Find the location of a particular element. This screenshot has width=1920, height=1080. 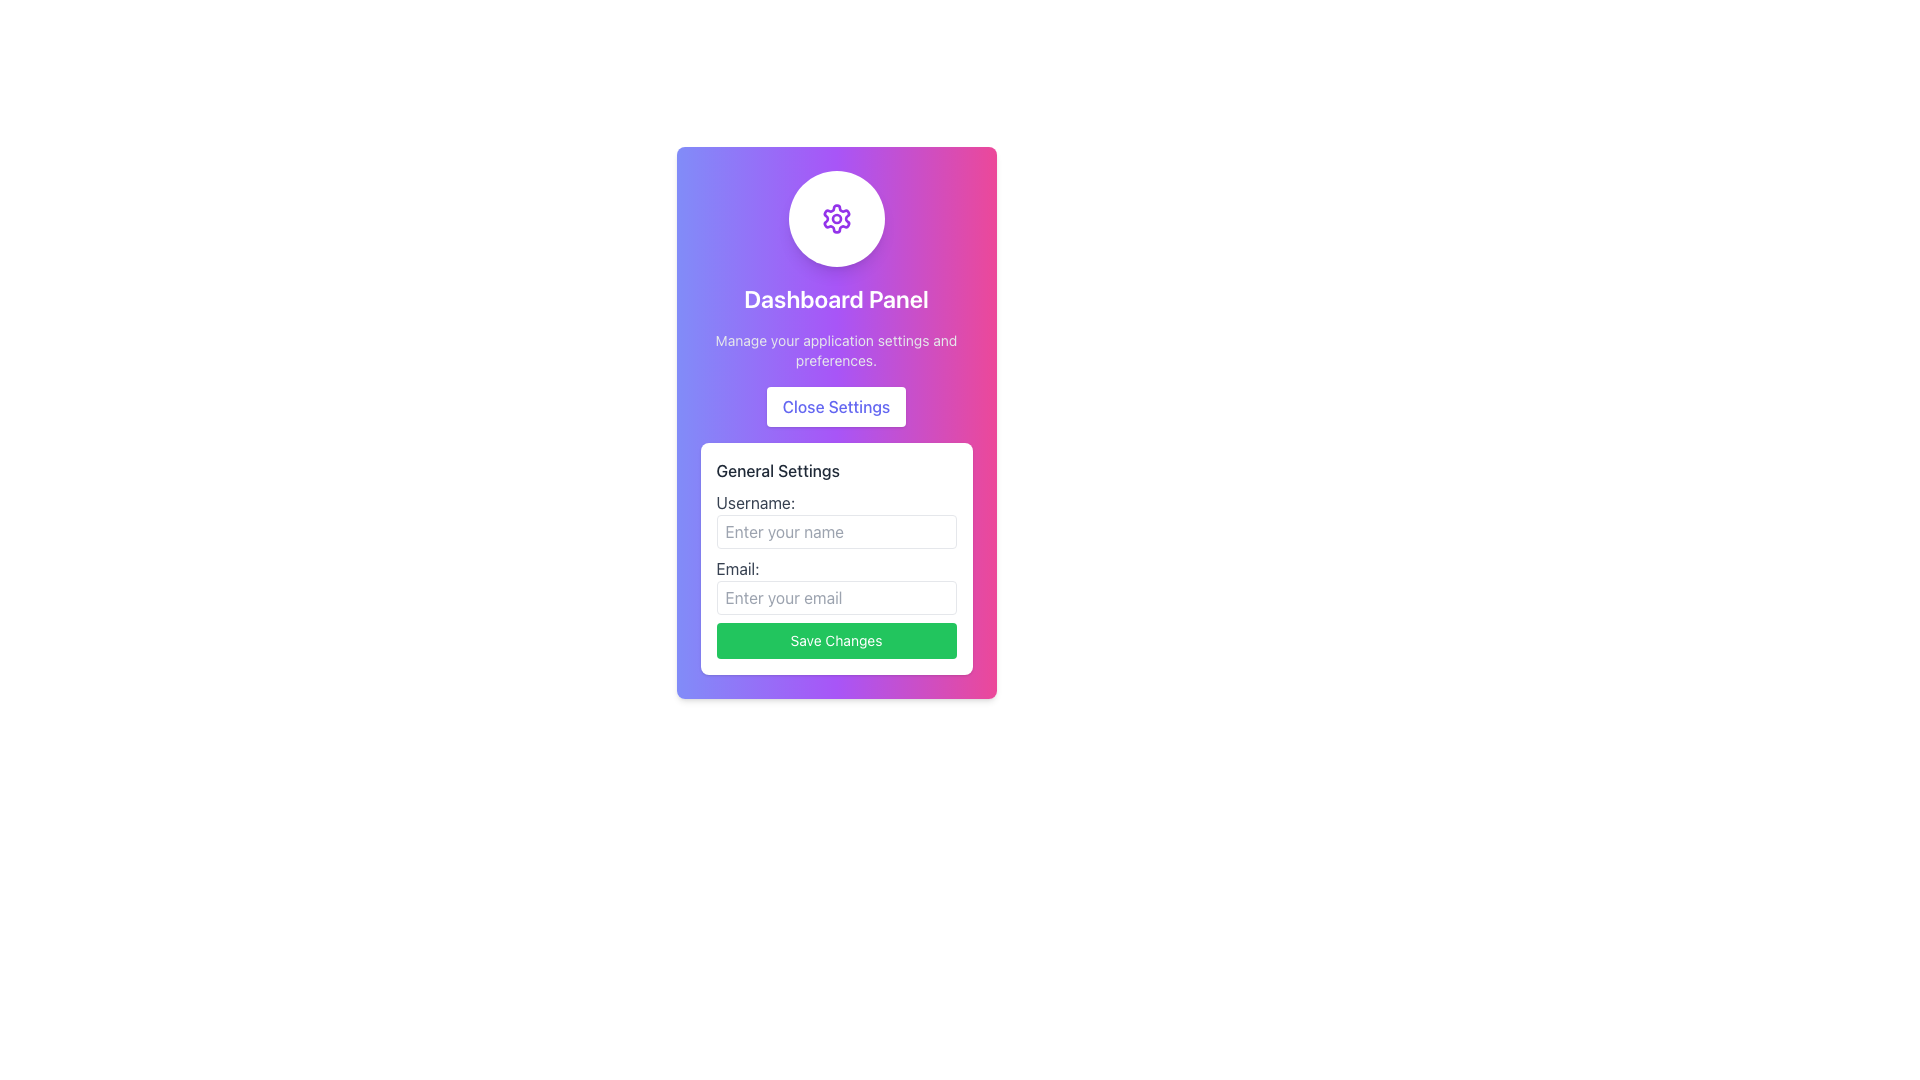

the 'Save Changes' button with a bright green background and white text located at the bottom of the 'General Settings' card on the Dashboard Panel to change its background color is located at coordinates (836, 640).